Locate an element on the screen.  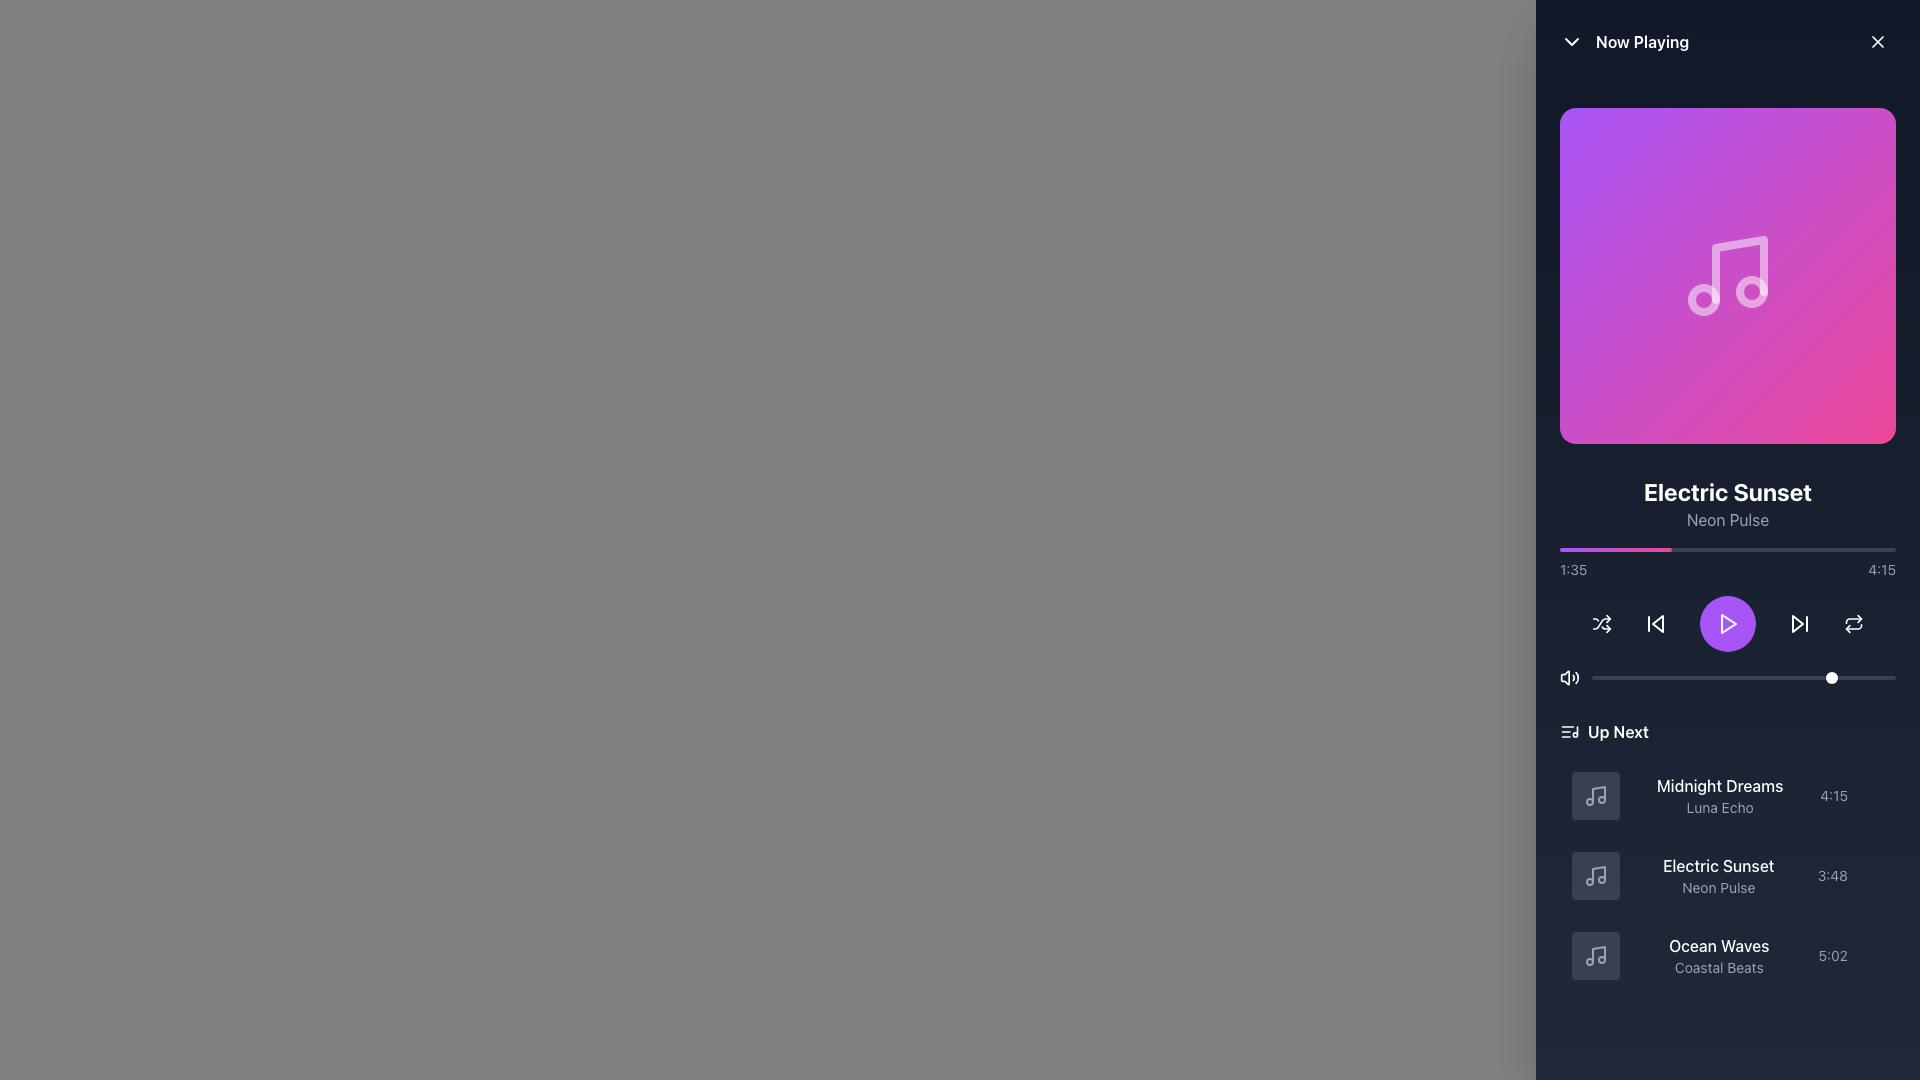
the square tile icon with a dark-gray background and a music icon, located at the top-left corner of the third row under the 'Up Next' list, representing the track 'Ocean Waves - Coastal Beats 5:02' is located at coordinates (1595, 955).